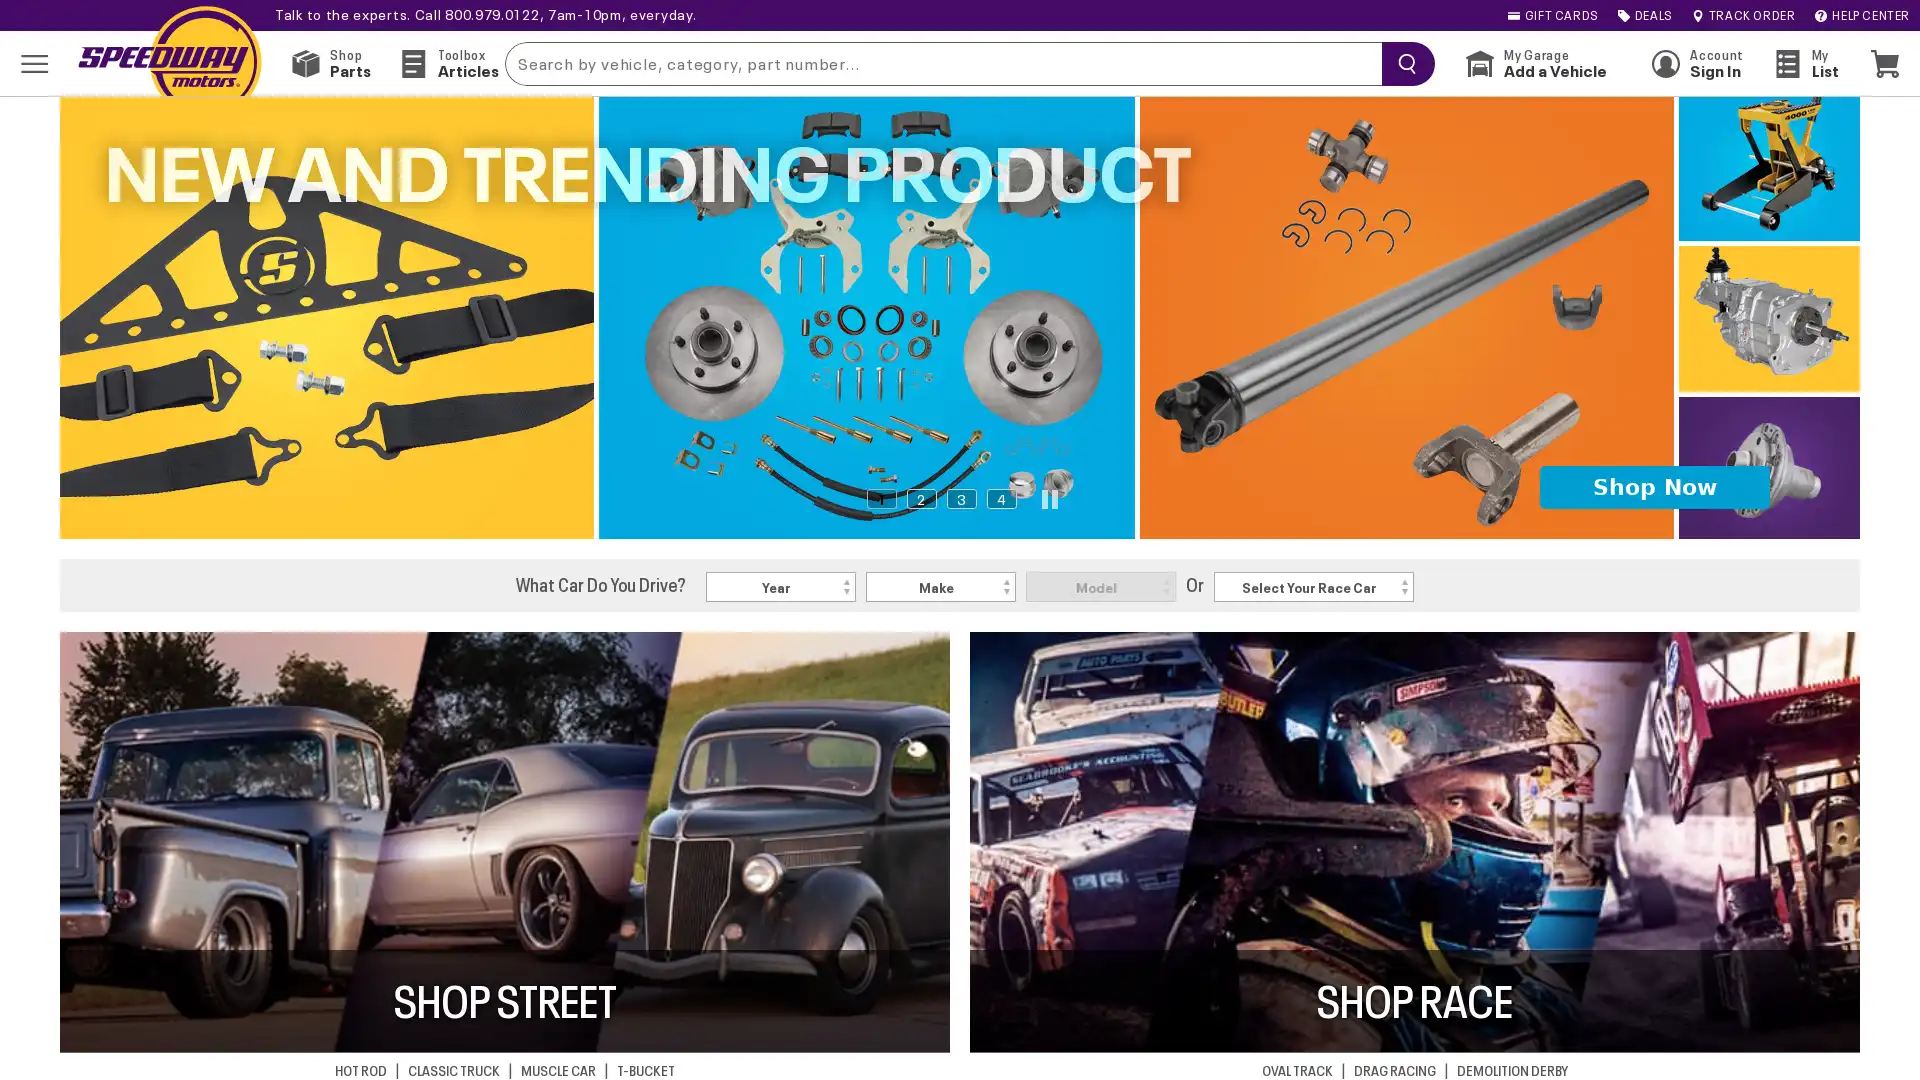 The width and height of the screenshot is (1920, 1080). What do you see at coordinates (1535, 62) in the screenshot?
I see `My Garage Add a Vehicle` at bounding box center [1535, 62].